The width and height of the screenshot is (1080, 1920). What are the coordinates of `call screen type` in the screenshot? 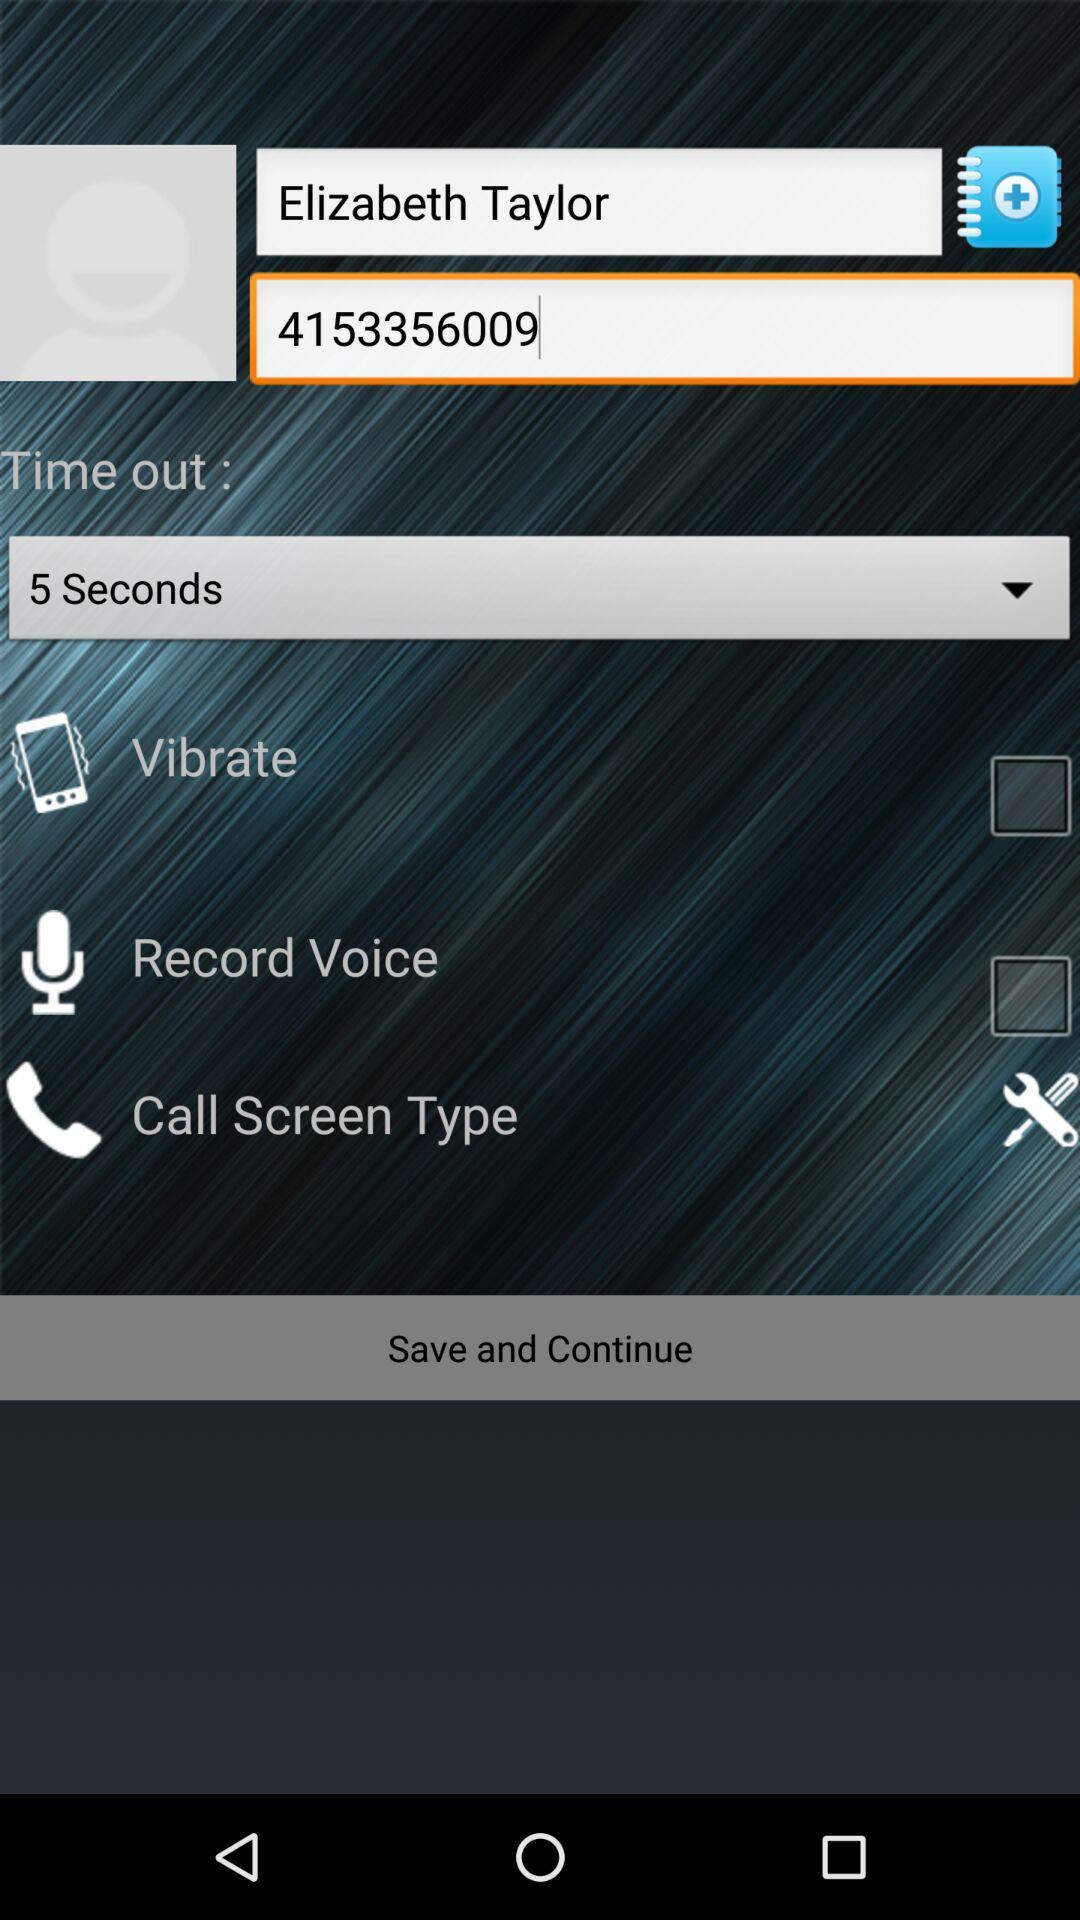 It's located at (51, 1108).